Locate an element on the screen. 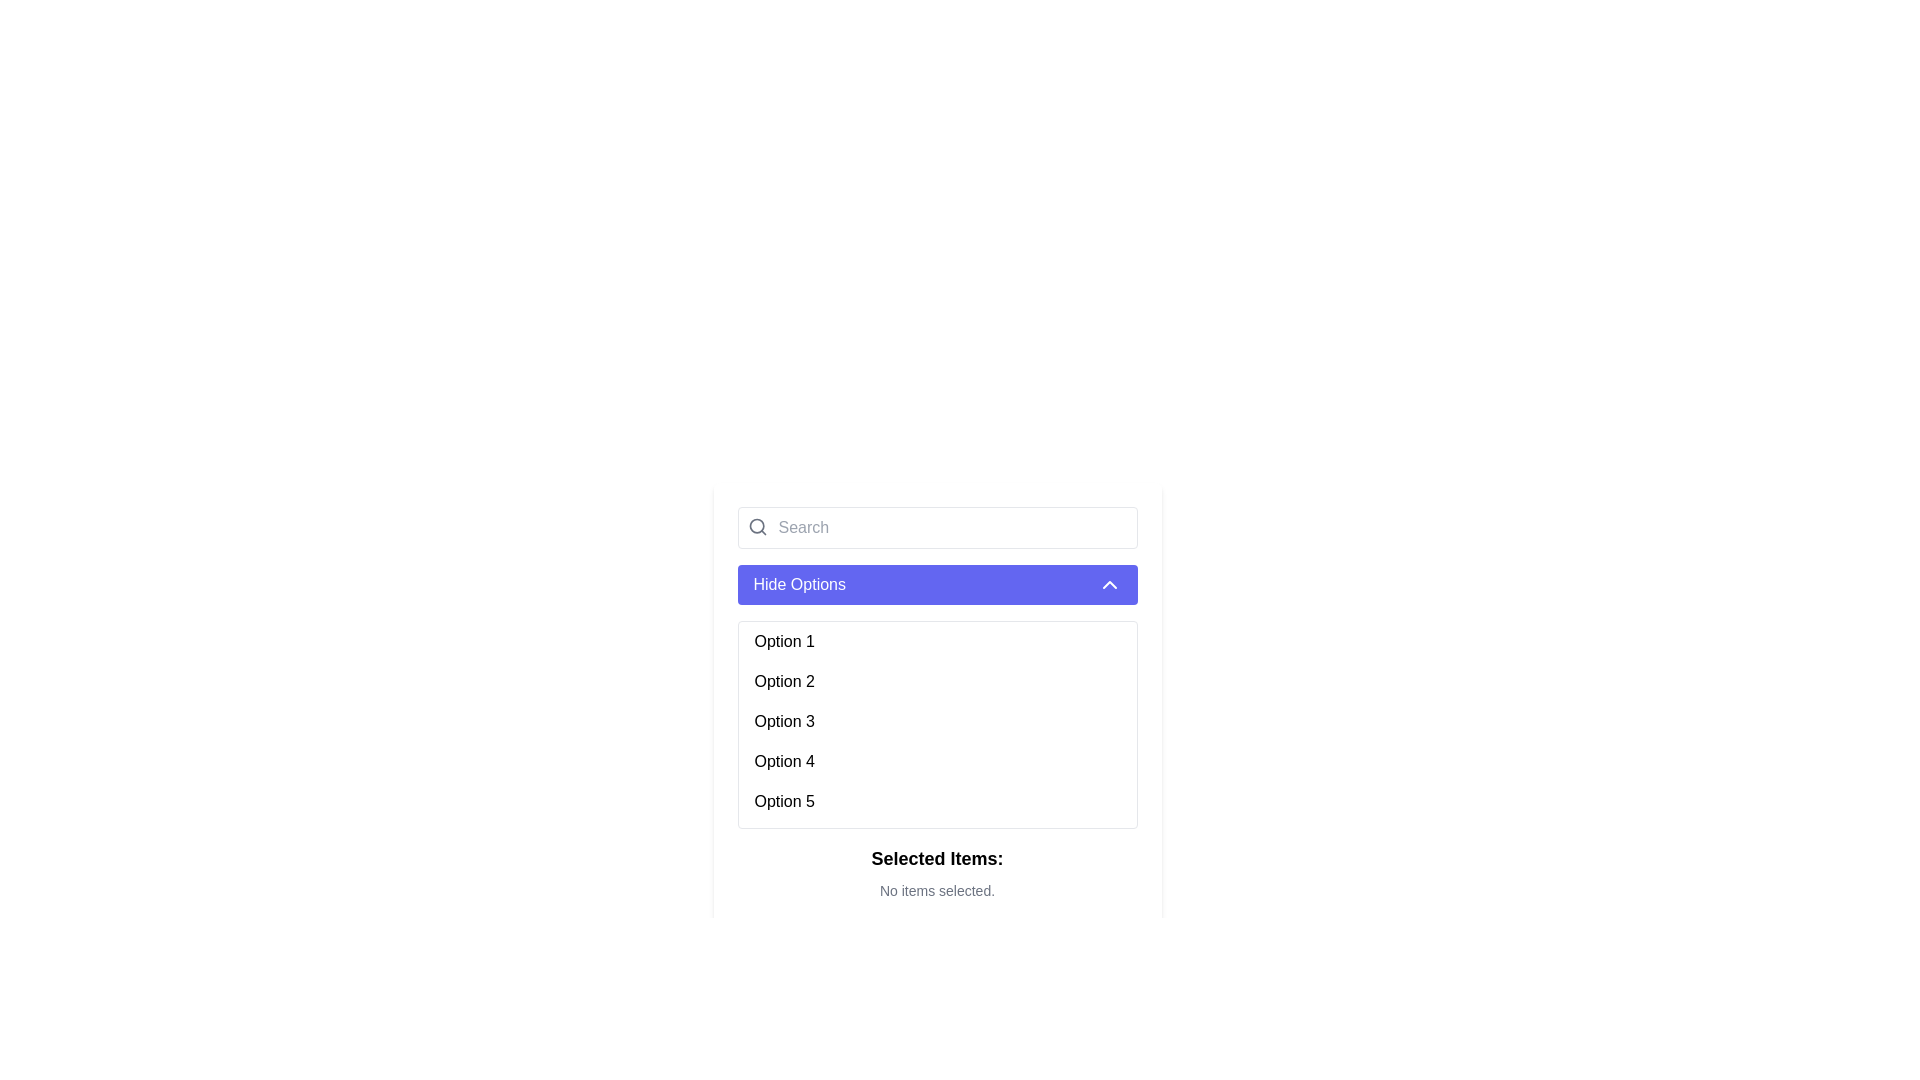  the fifth item is located at coordinates (936, 801).